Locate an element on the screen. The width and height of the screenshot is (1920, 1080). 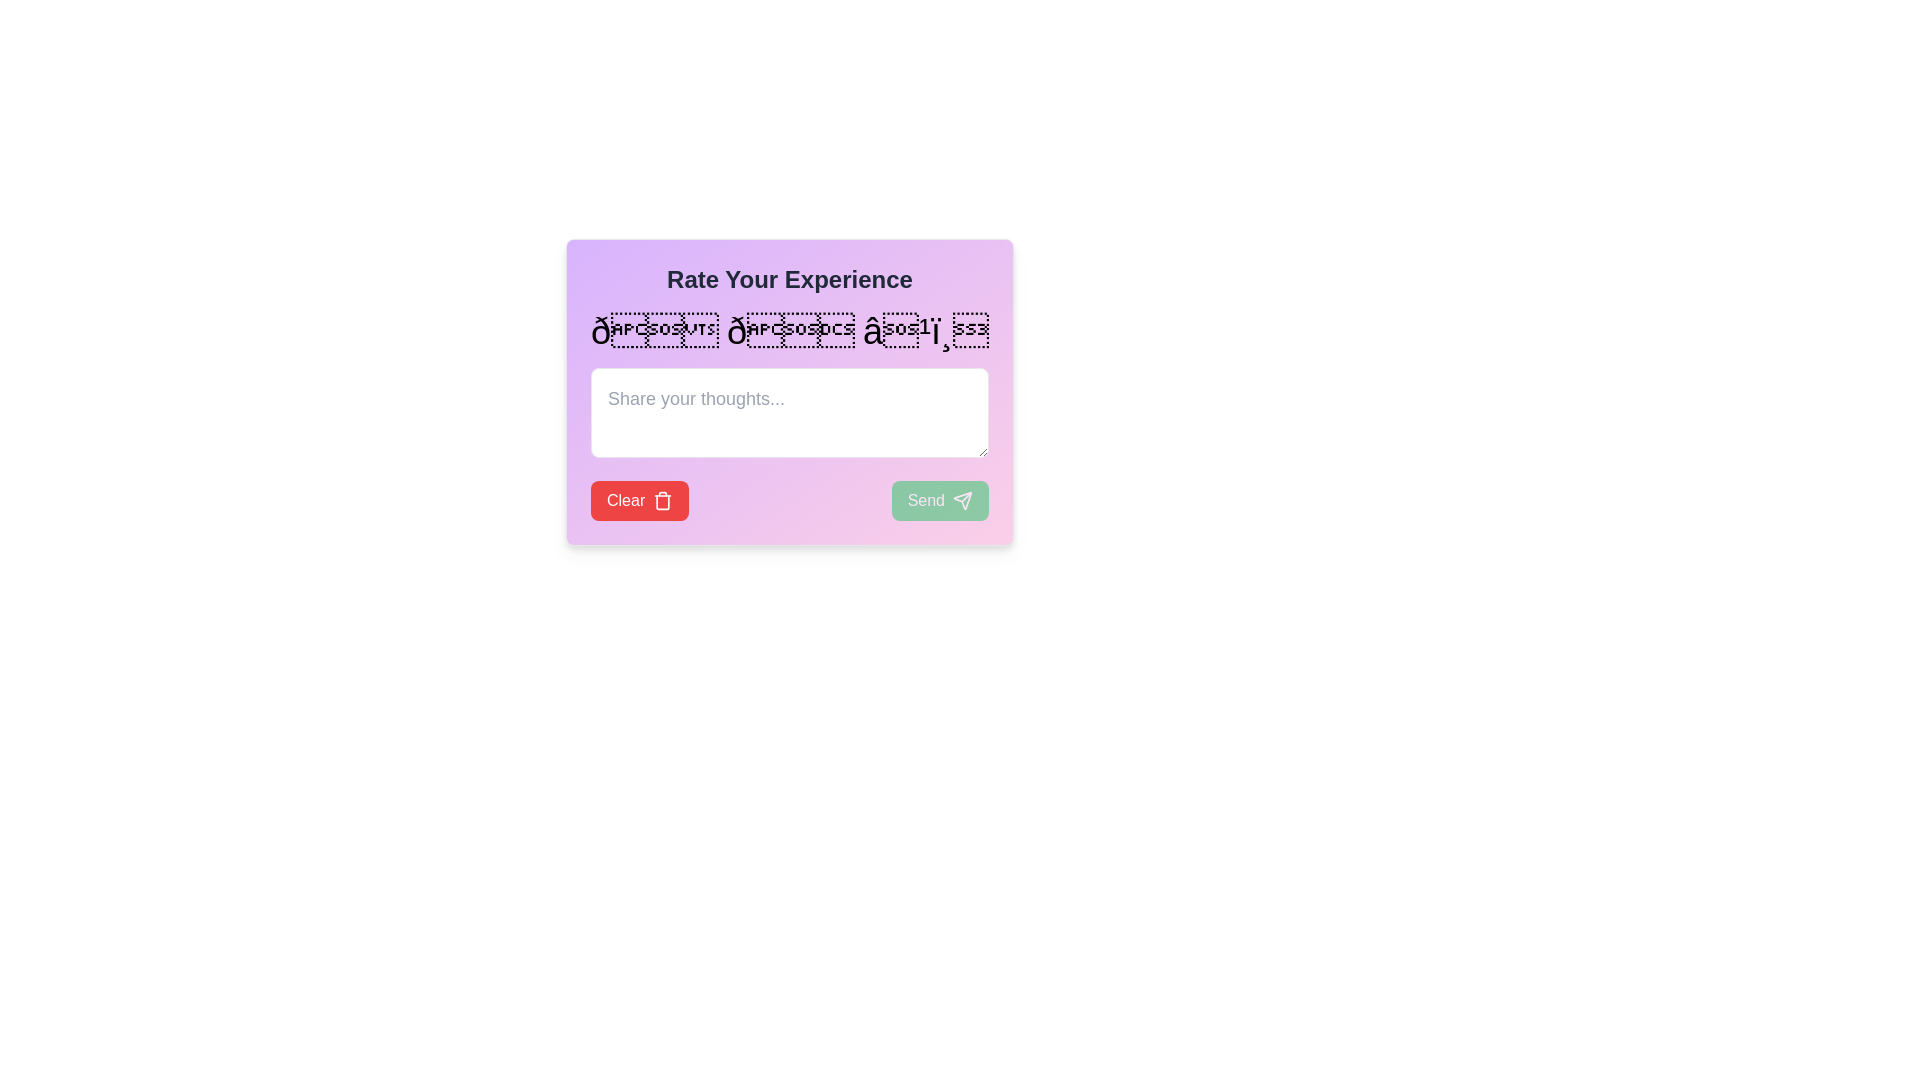
the minimalist paper airplane icon located next to the 'Send' button in the bottom-right corner of the user interface dialog box is located at coordinates (963, 500).